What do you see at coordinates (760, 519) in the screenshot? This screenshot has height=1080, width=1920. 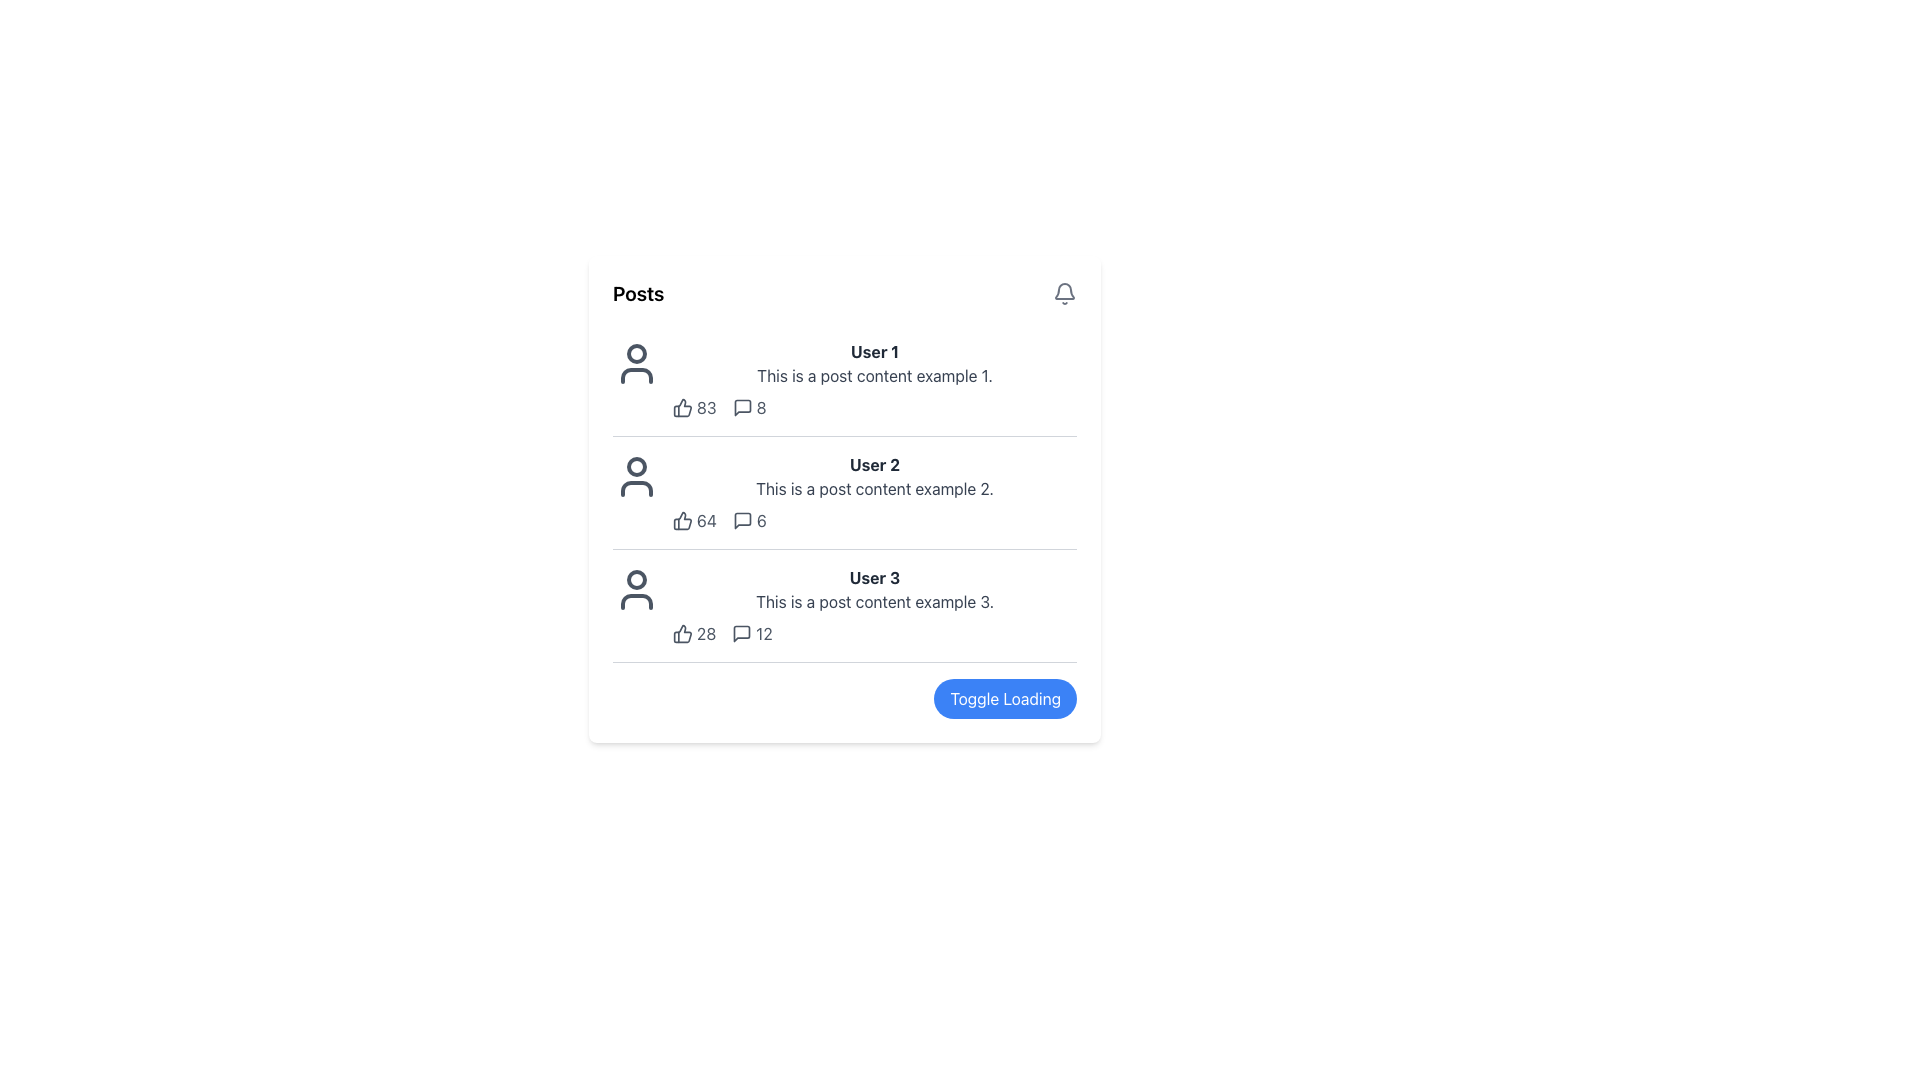 I see `the numeric label displaying '6', which is part of the comment count for the second post, located to the right of the speech bubble icon` at bounding box center [760, 519].